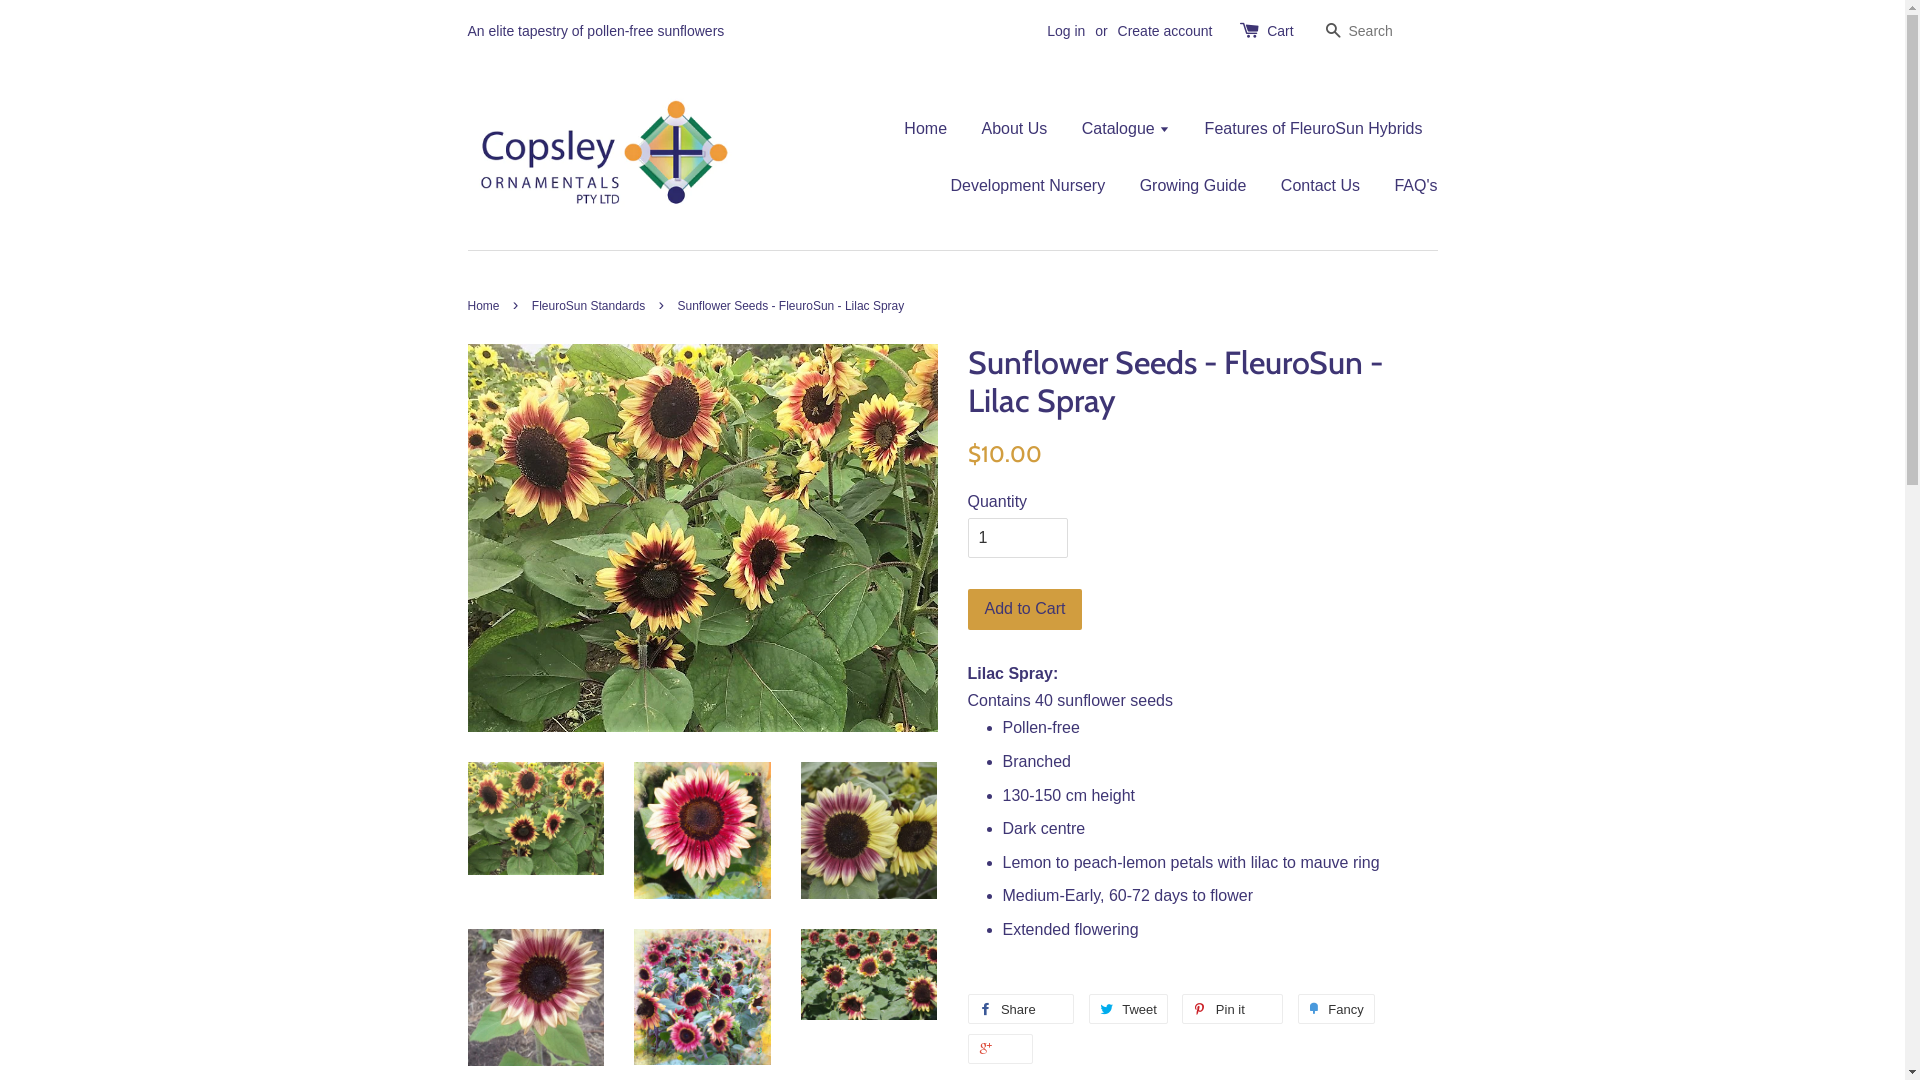 This screenshot has width=1920, height=1080. I want to click on 'Contact Us', so click(1320, 185).